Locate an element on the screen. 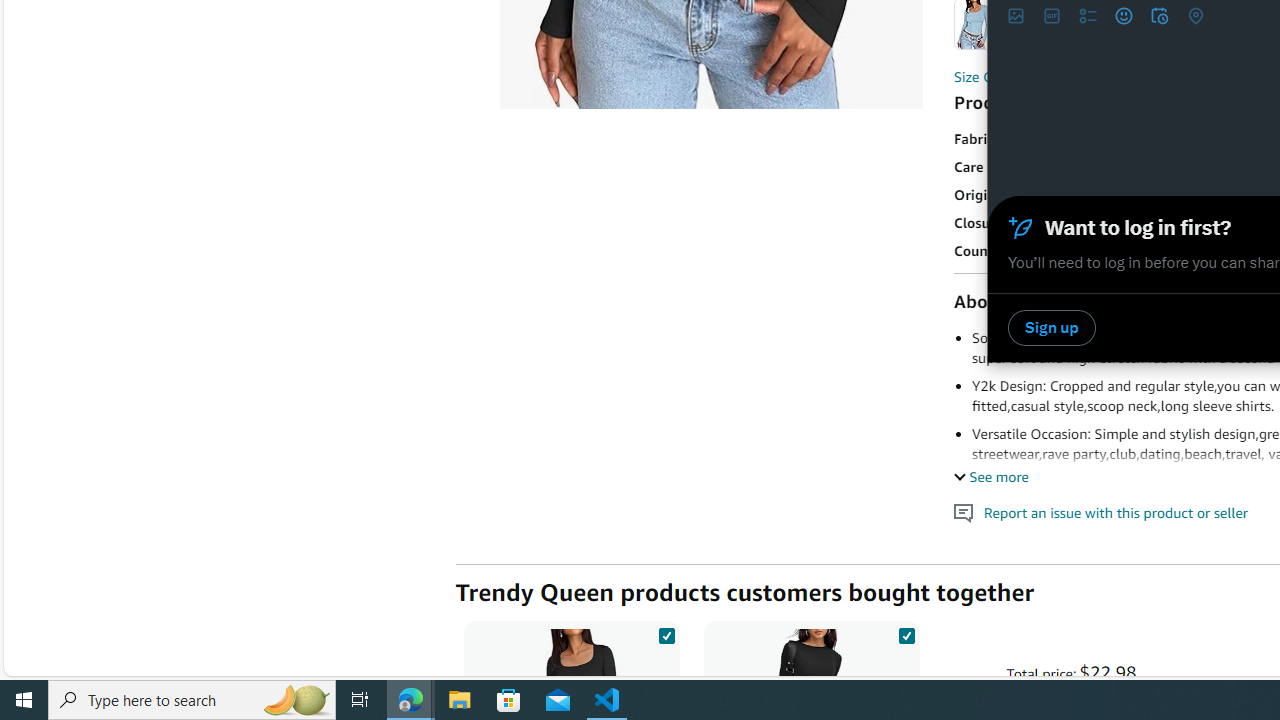 Image resolution: width=1280 pixels, height=720 pixels. 'Search highlights icon opens search home window' is located at coordinates (294, 698).